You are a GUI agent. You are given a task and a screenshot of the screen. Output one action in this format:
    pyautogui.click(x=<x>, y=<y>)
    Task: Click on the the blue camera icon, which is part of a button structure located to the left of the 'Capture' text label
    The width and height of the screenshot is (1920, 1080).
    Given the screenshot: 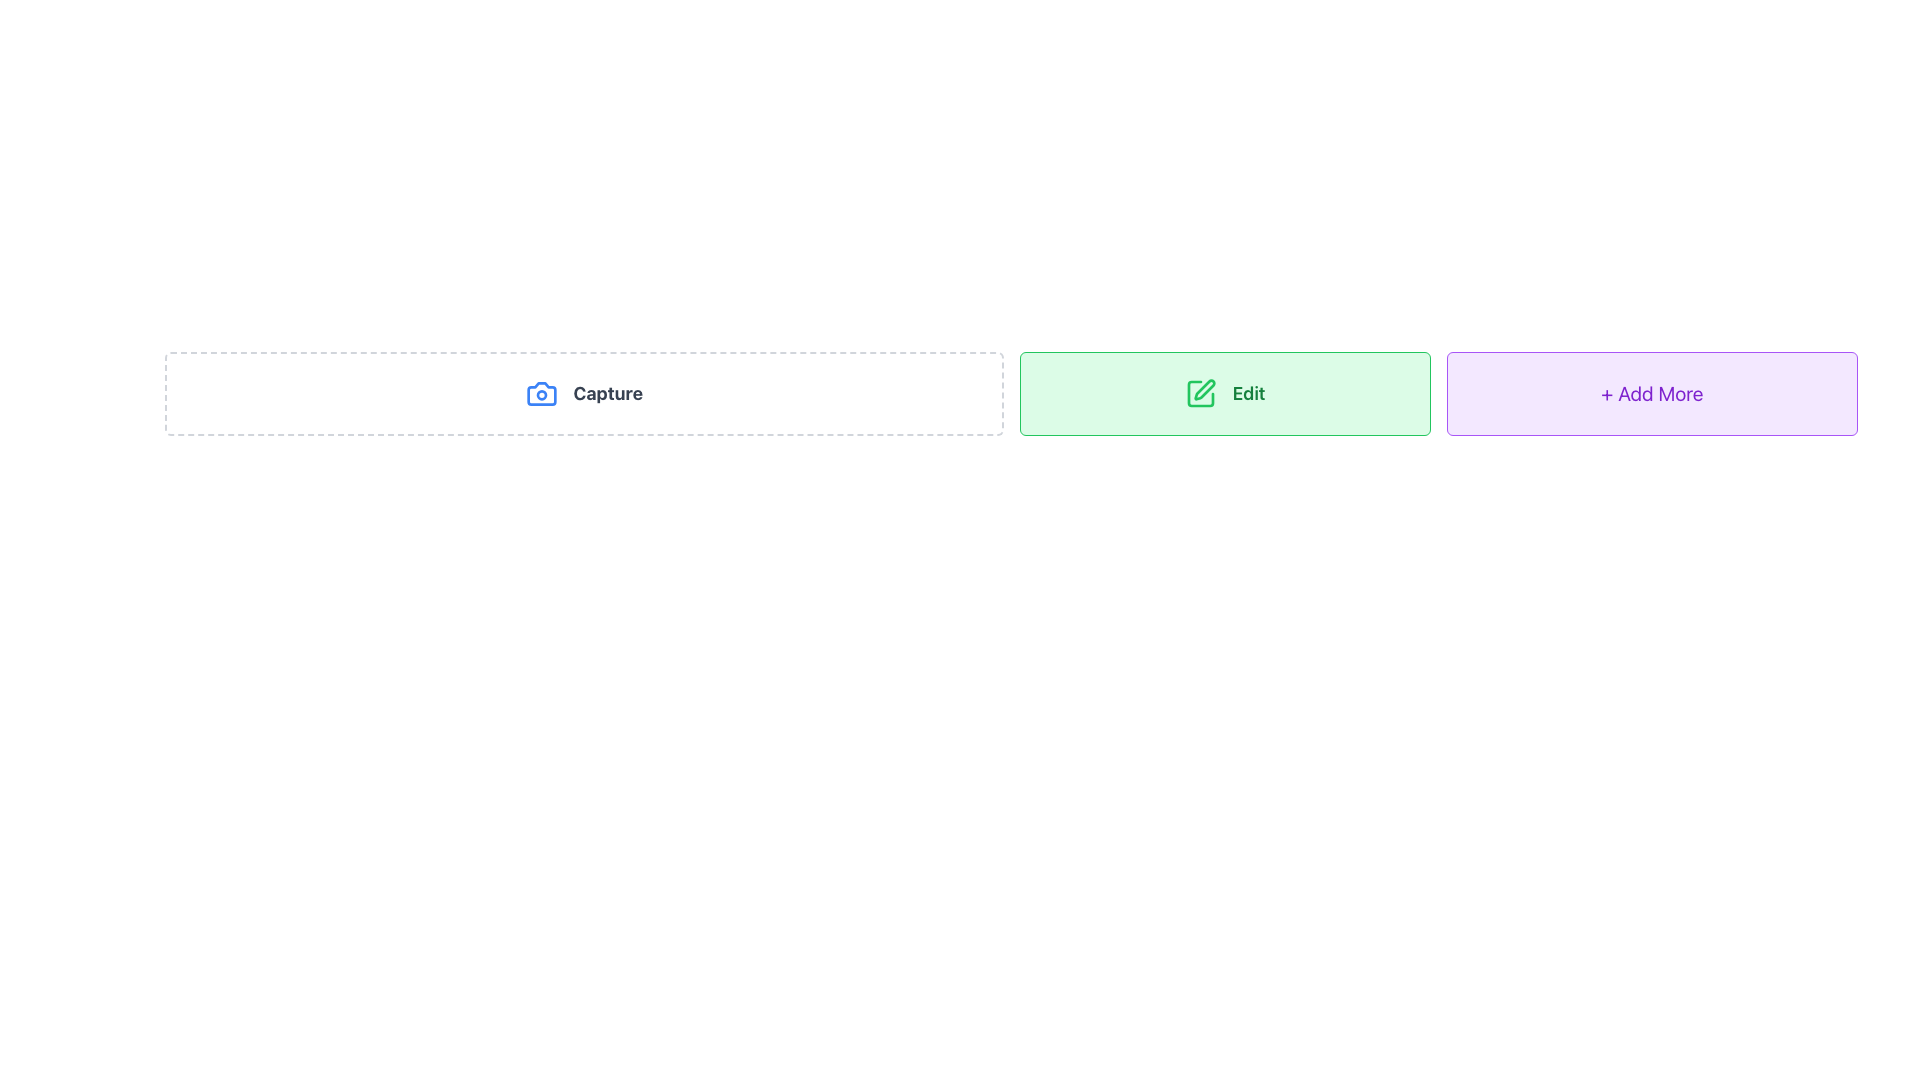 What is the action you would take?
    pyautogui.click(x=541, y=393)
    